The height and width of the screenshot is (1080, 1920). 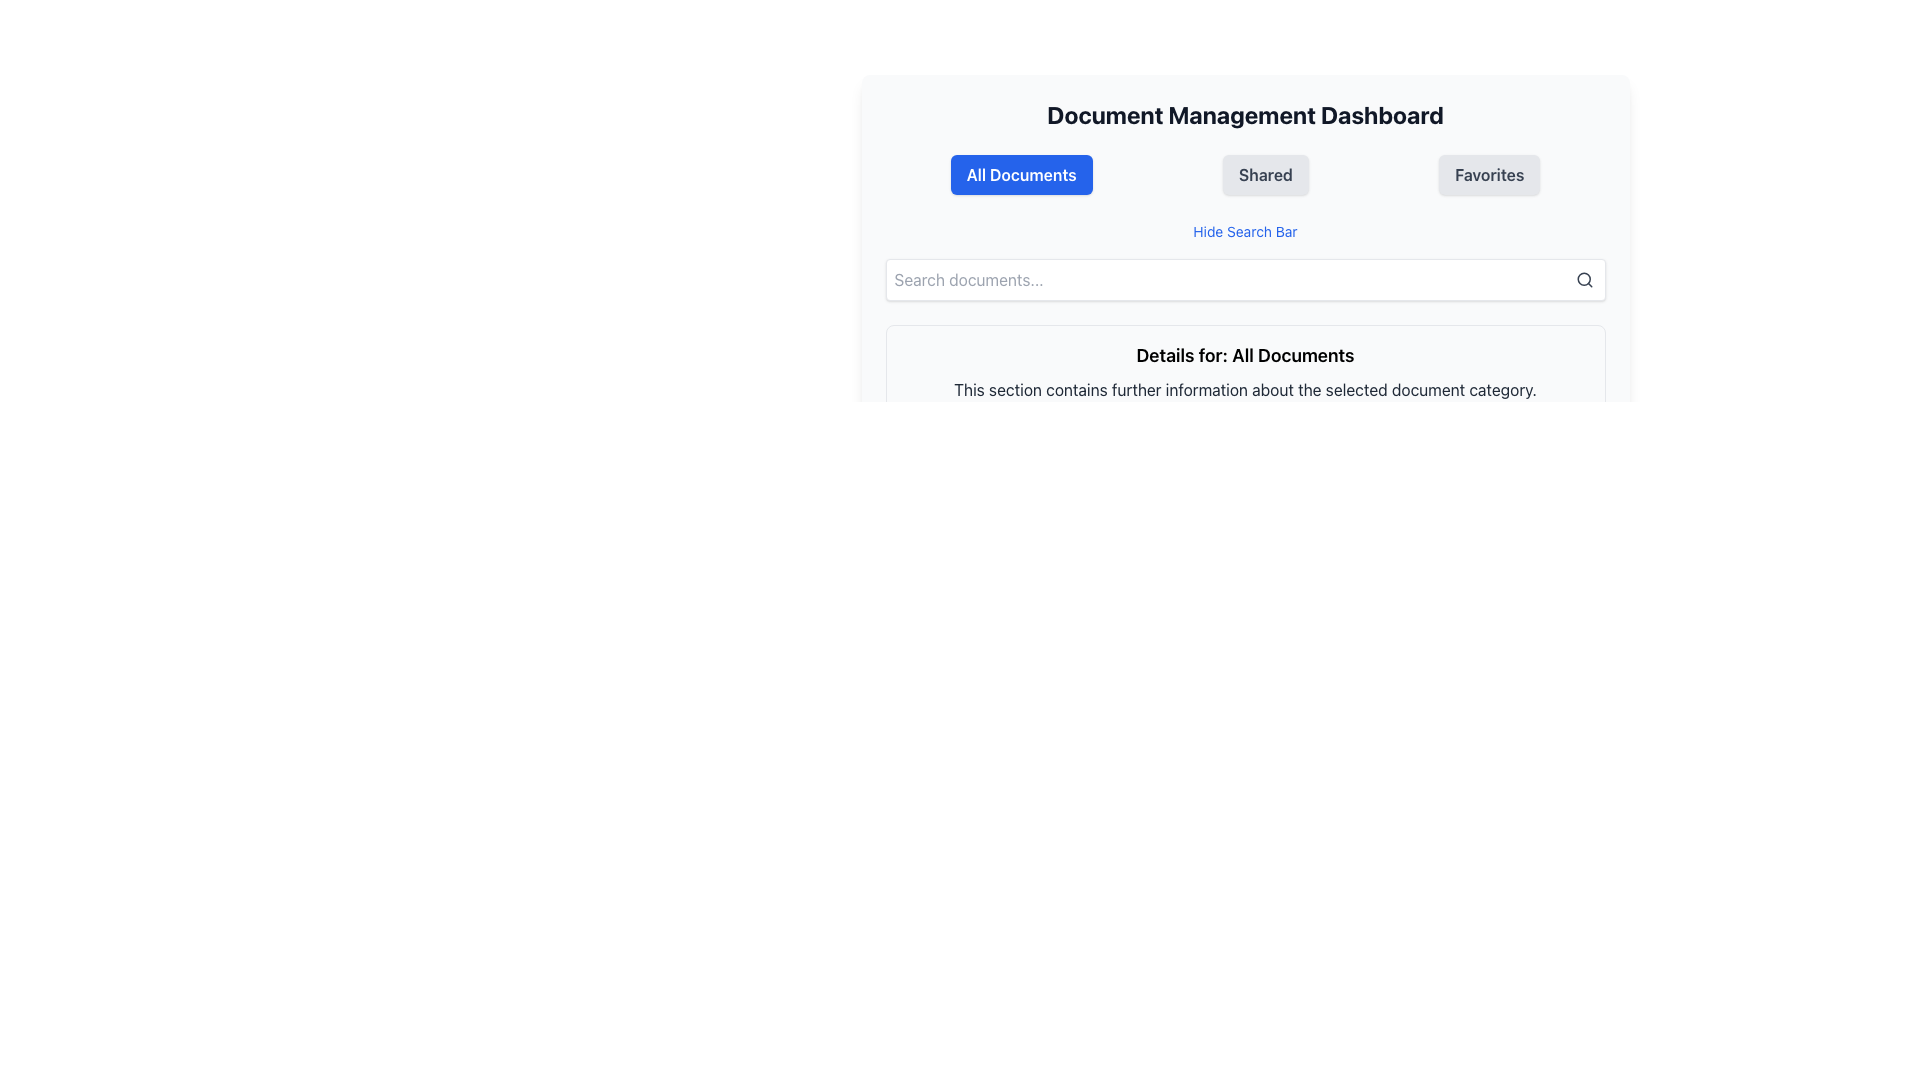 I want to click on the text element displaying the message 'This section contains further information about the selected document category.', so click(x=1244, y=389).